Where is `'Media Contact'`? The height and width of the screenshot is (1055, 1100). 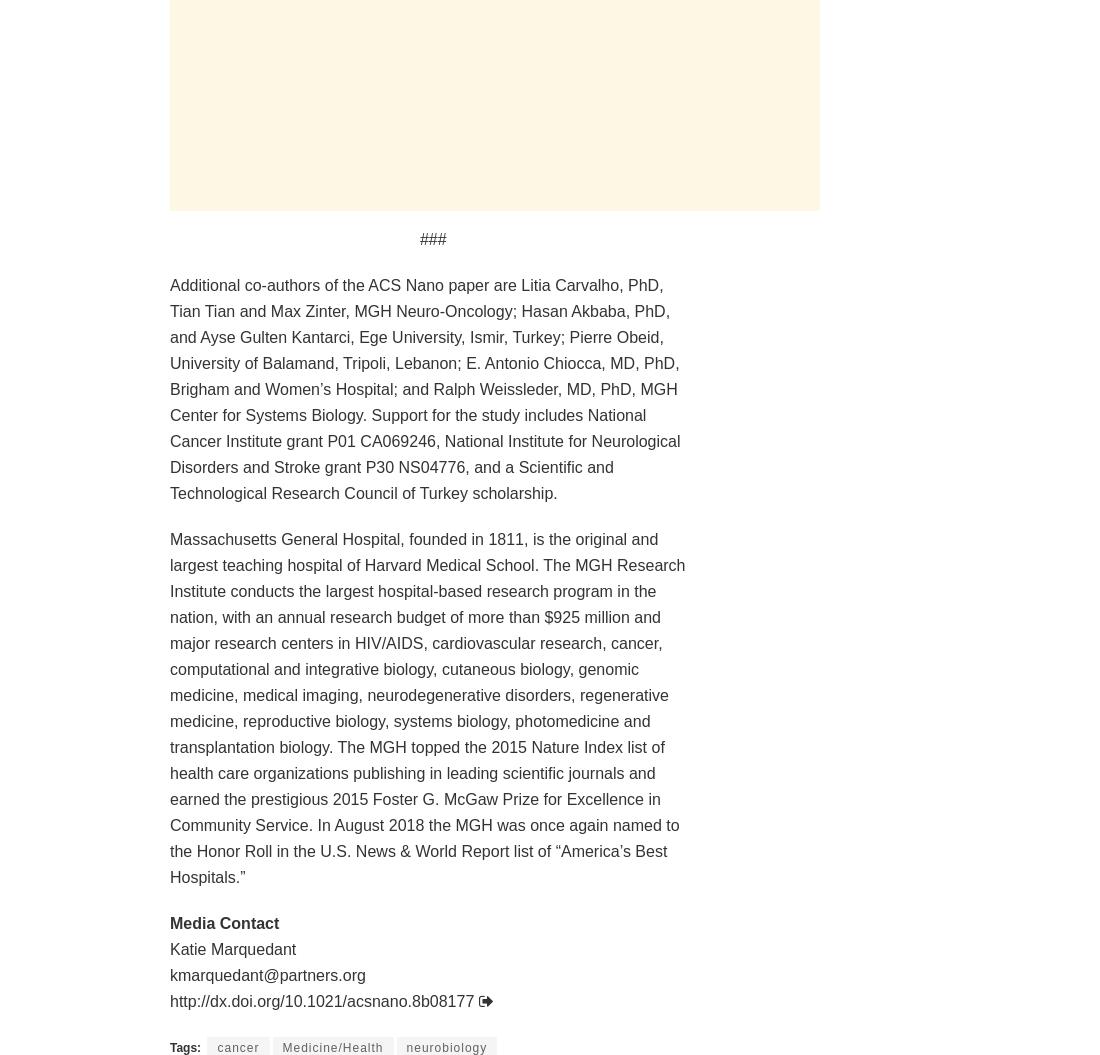 'Media Contact' is located at coordinates (224, 921).